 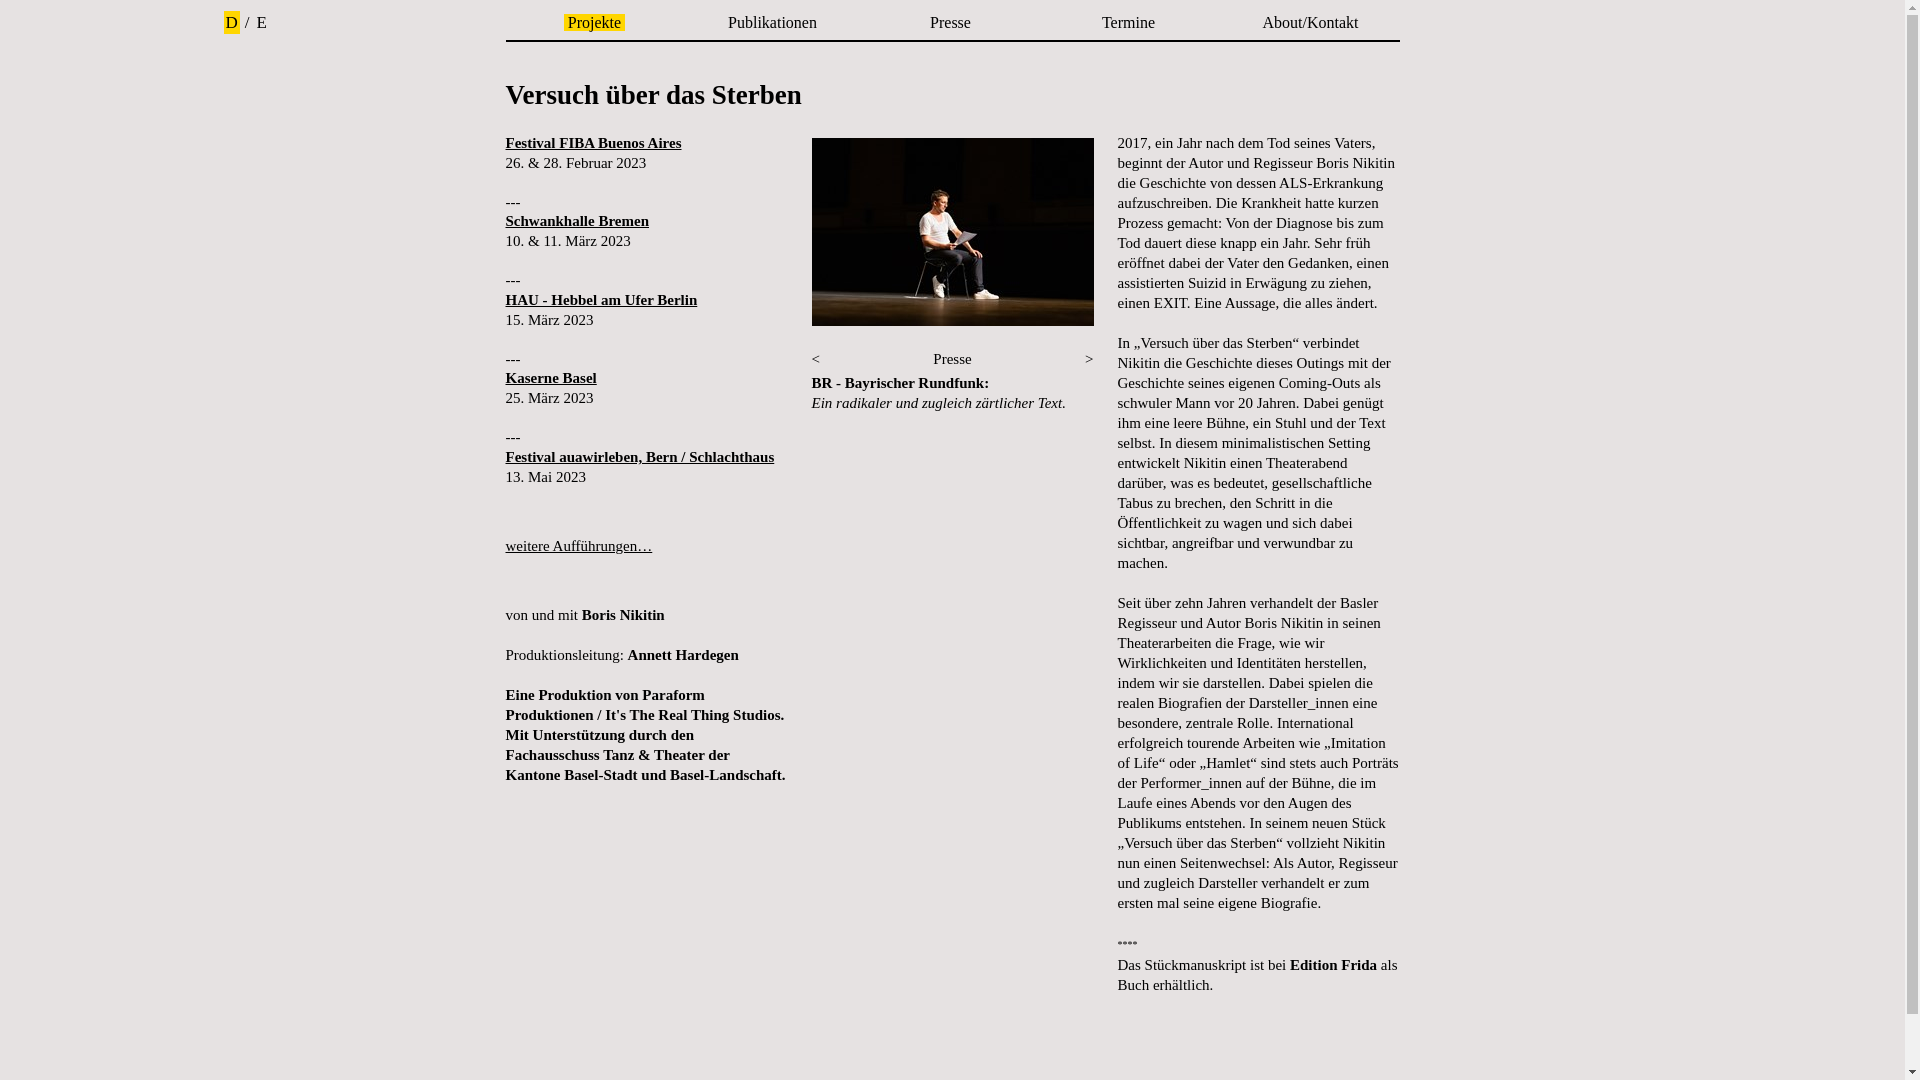 What do you see at coordinates (1256, 22) in the screenshot?
I see `'About/Kontakt'` at bounding box center [1256, 22].